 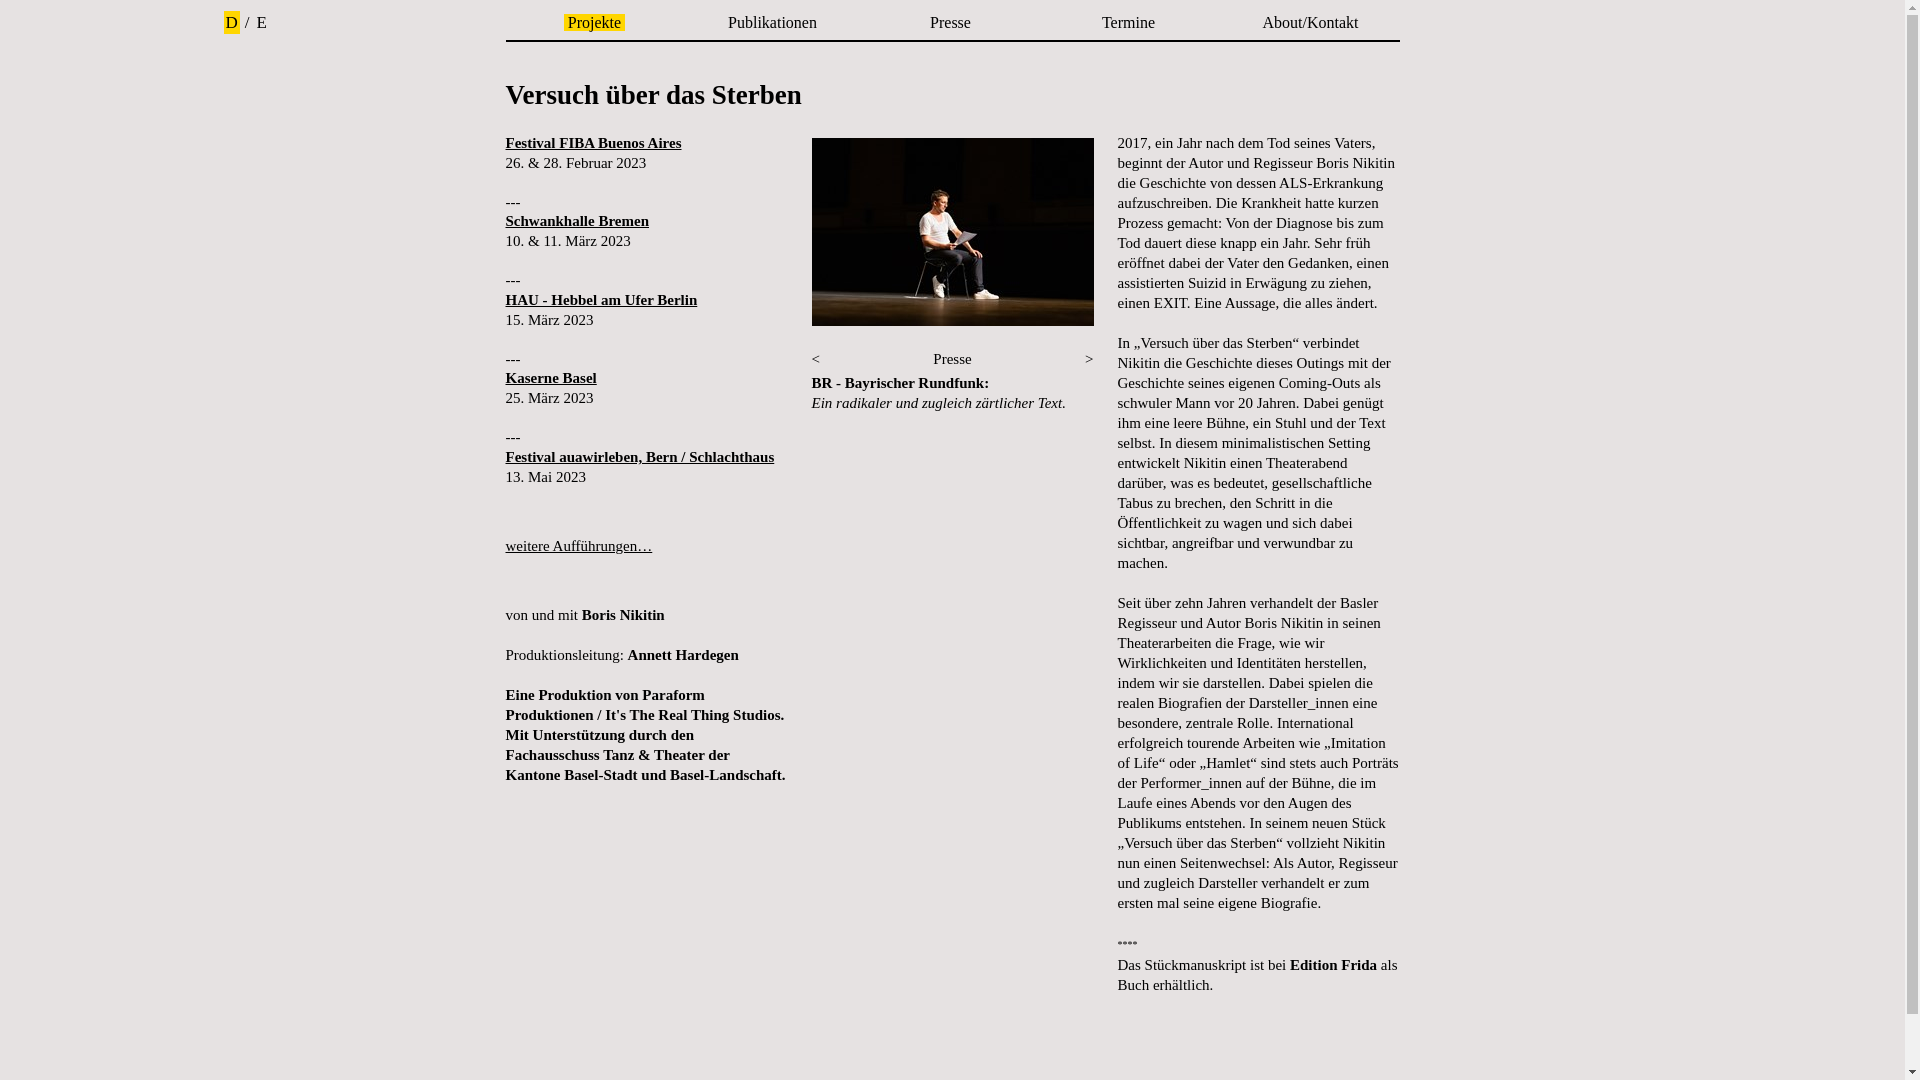 What do you see at coordinates (1256, 22) in the screenshot?
I see `'About/Kontakt'` at bounding box center [1256, 22].